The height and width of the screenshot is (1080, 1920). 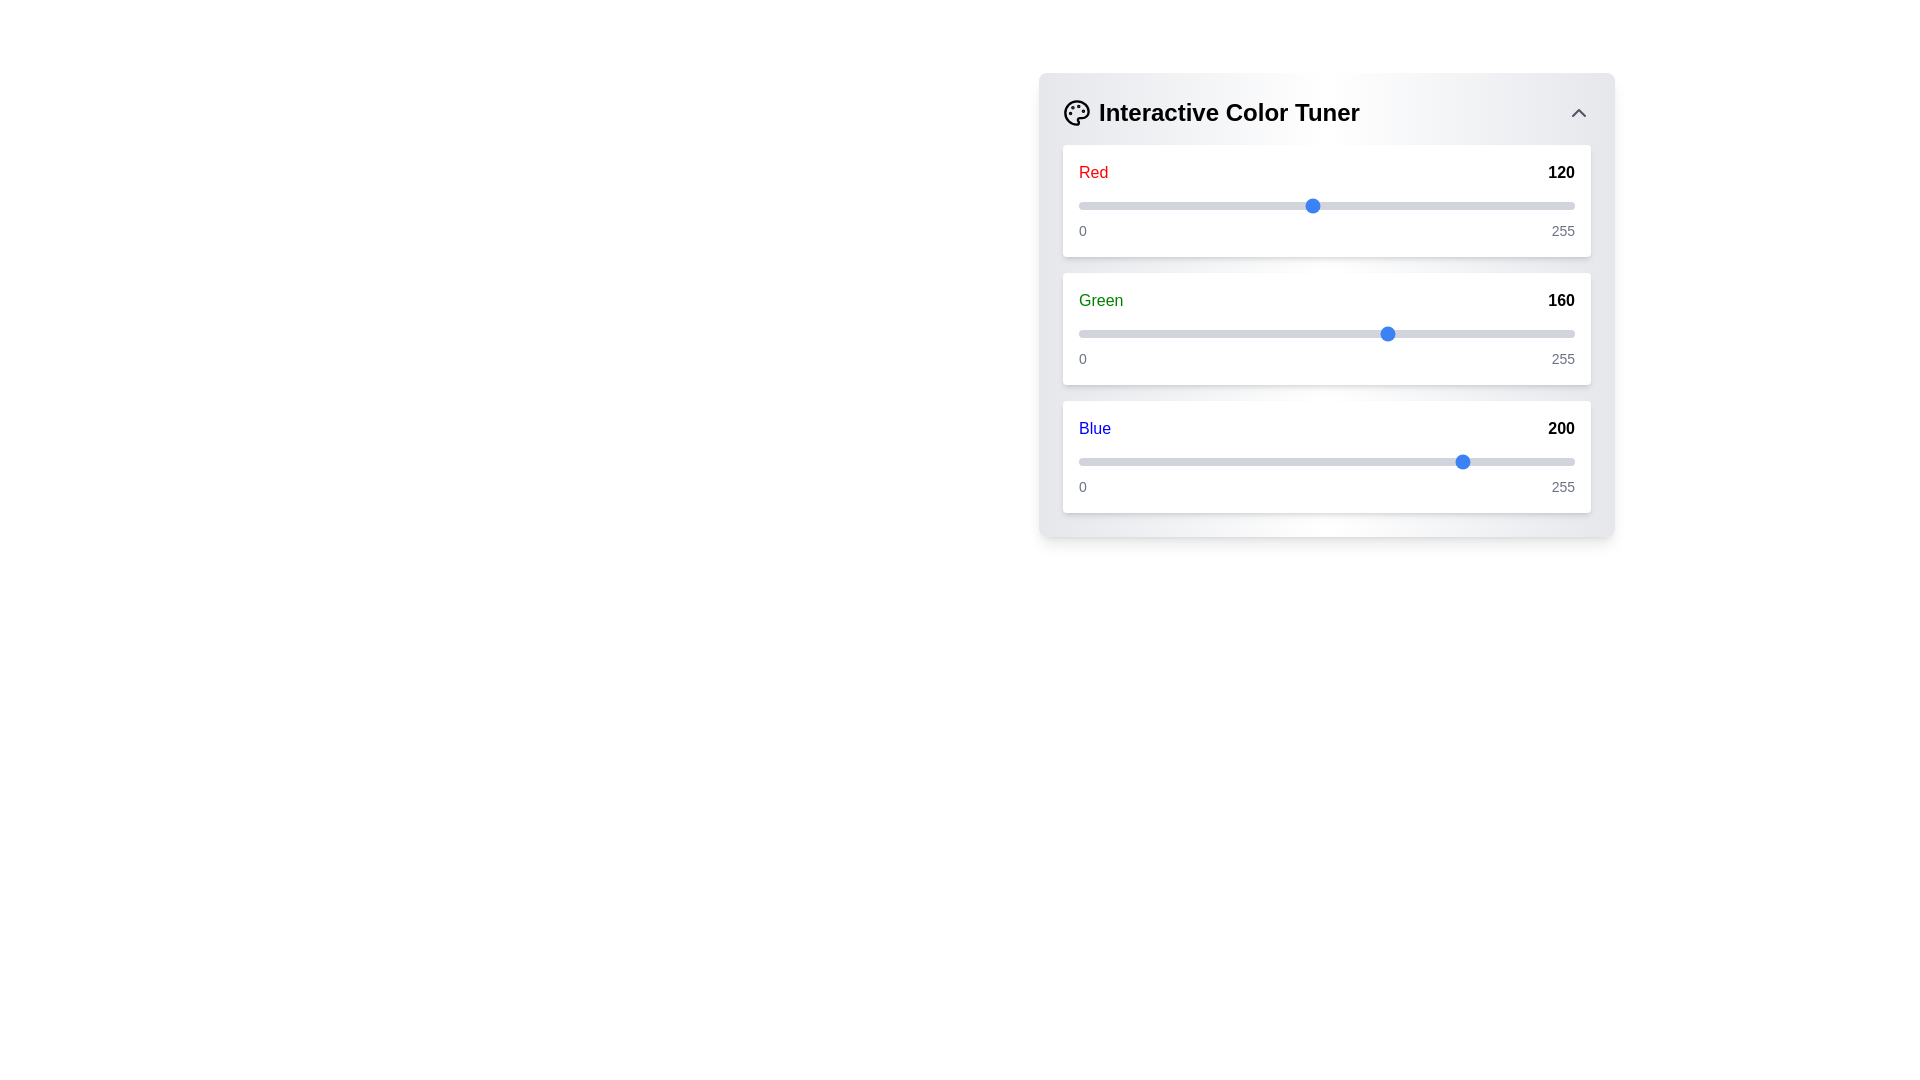 What do you see at coordinates (1127, 462) in the screenshot?
I see `the Blue color value` at bounding box center [1127, 462].